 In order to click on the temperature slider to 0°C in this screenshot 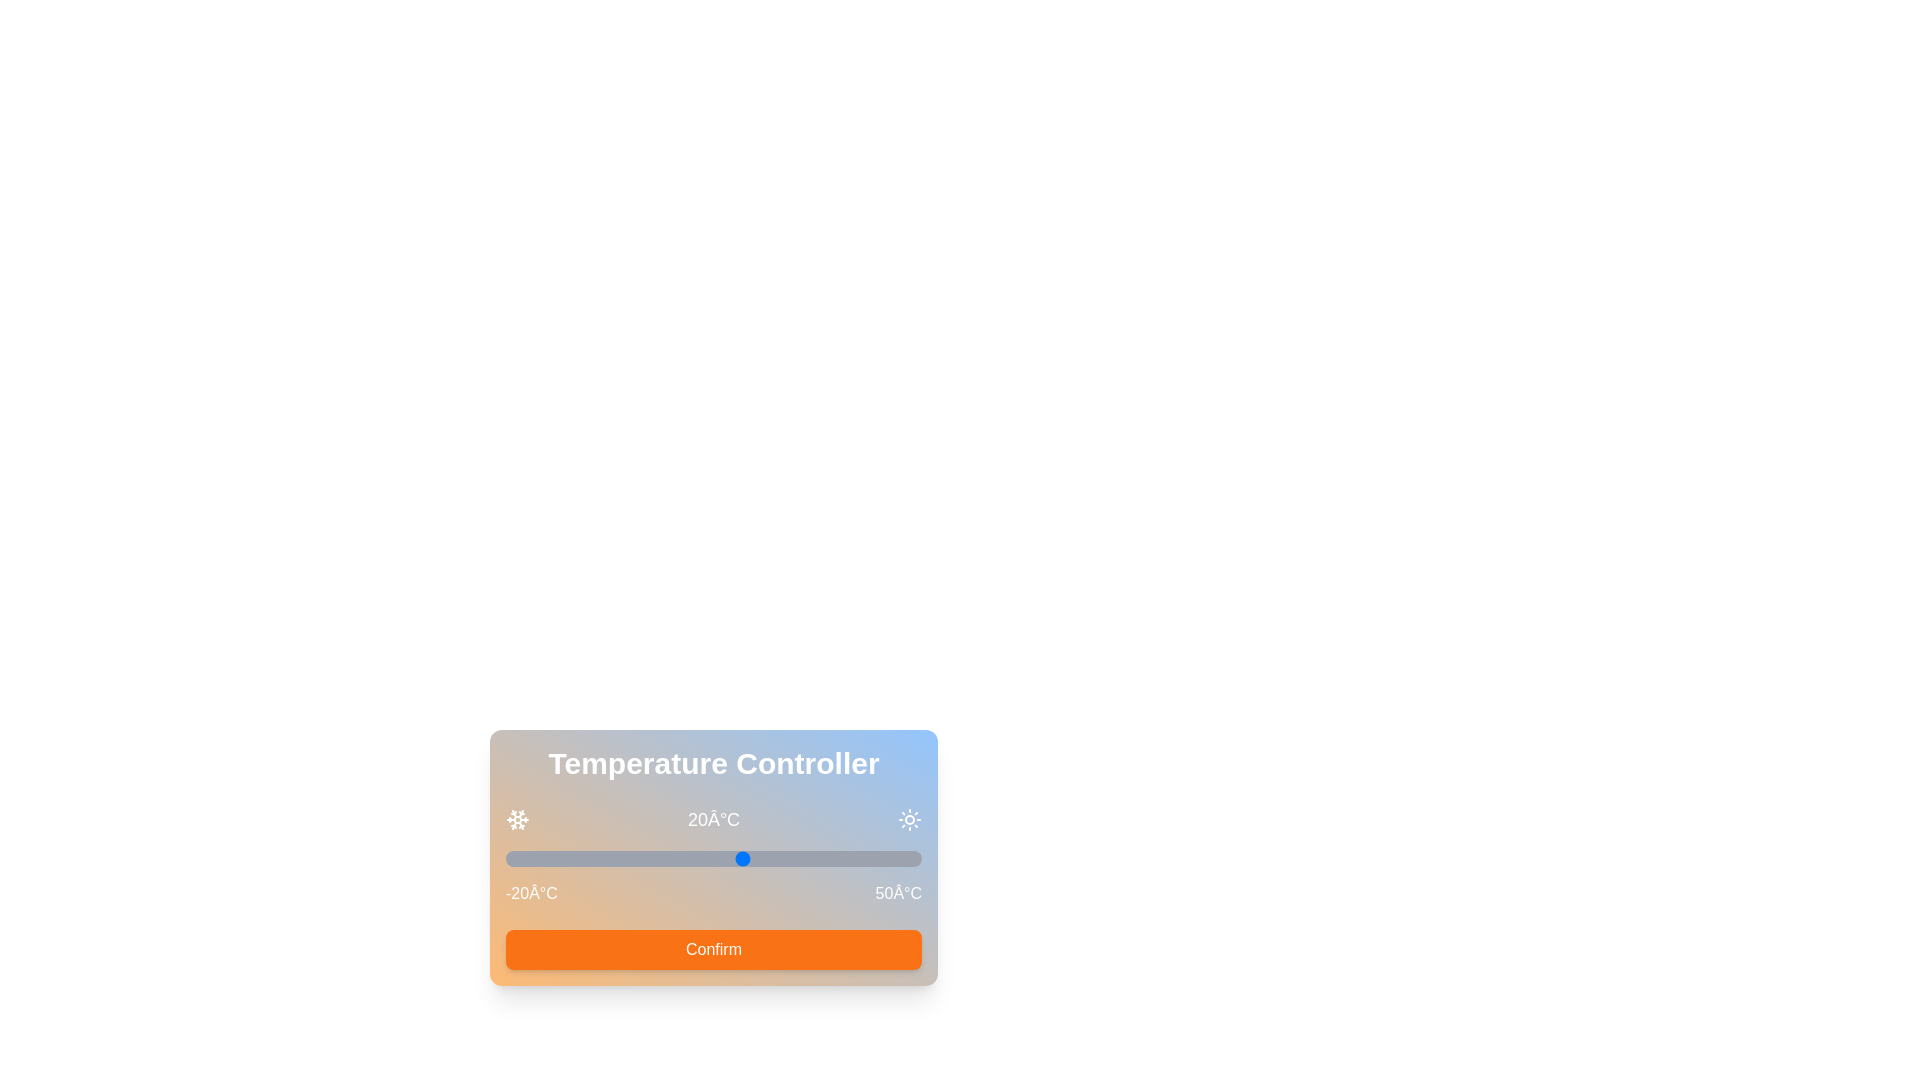, I will do `click(623, 858)`.